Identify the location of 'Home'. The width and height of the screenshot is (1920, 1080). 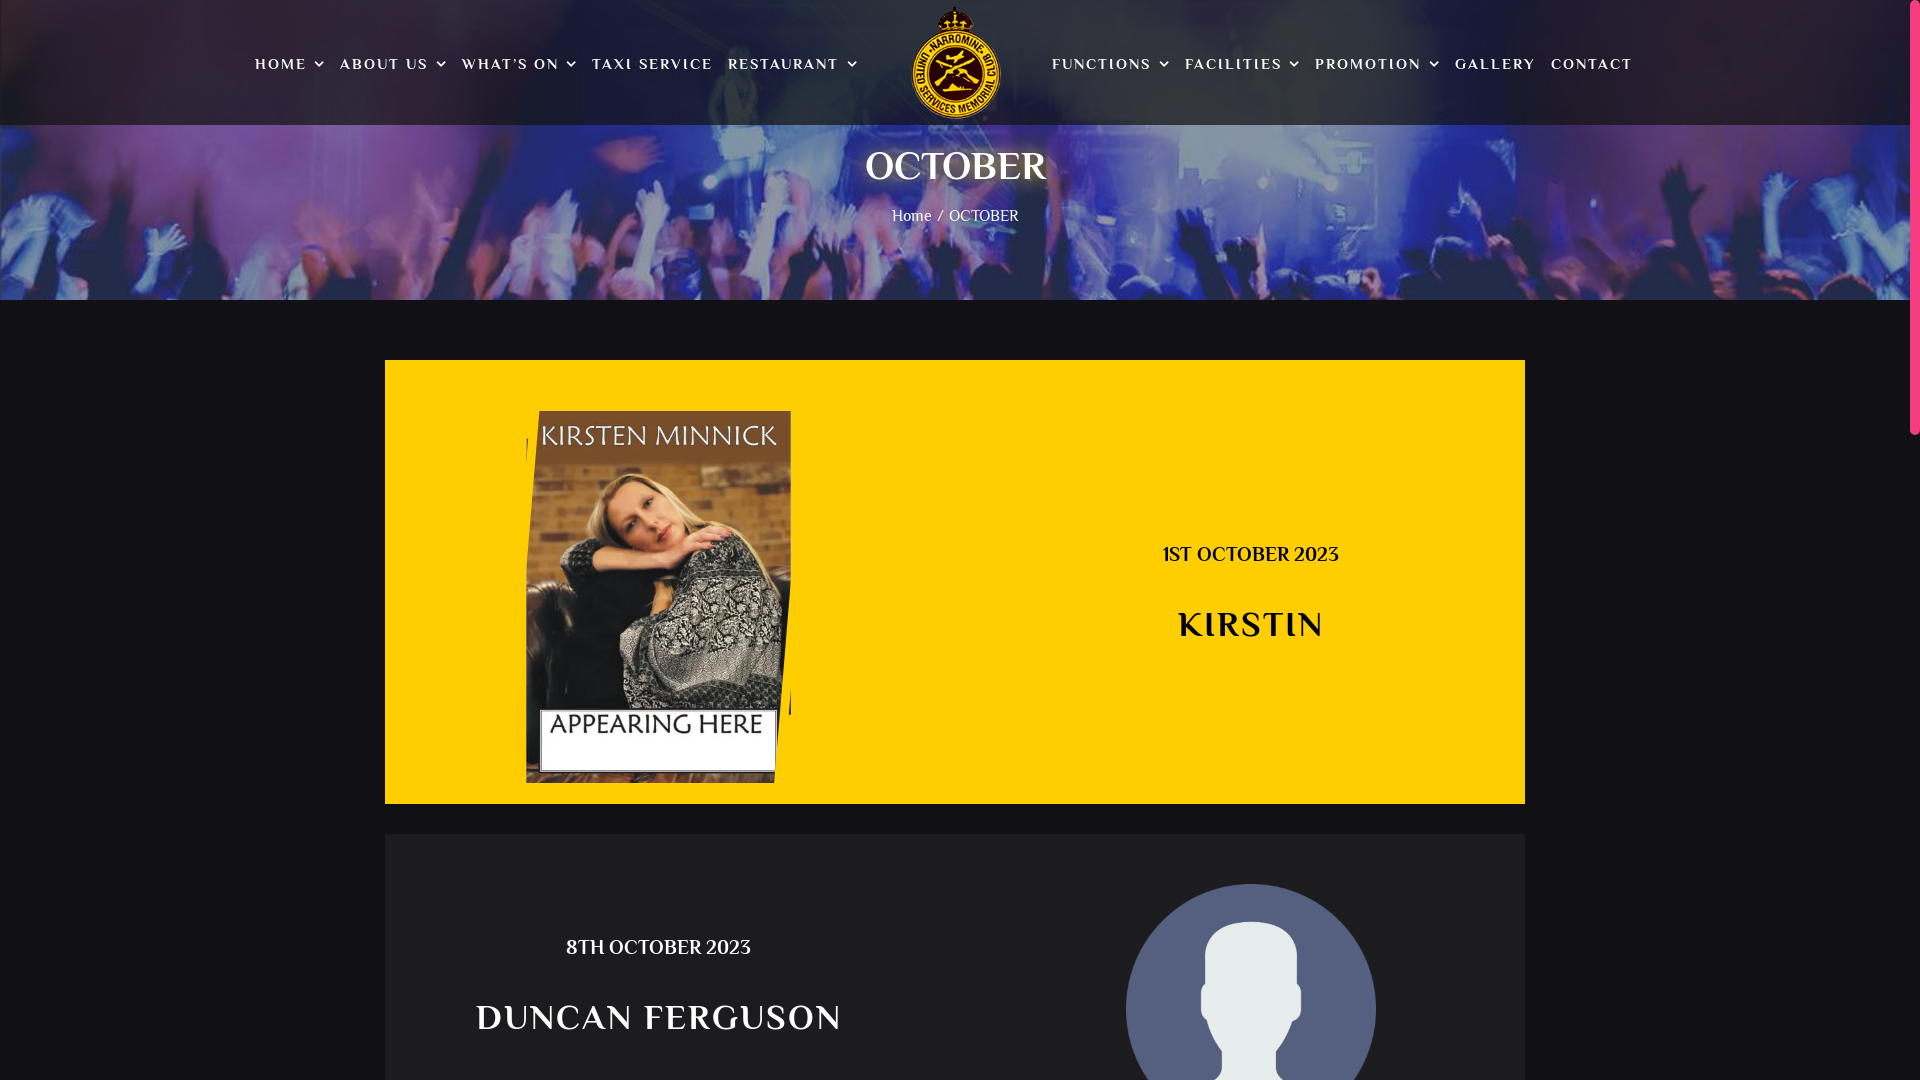
(911, 216).